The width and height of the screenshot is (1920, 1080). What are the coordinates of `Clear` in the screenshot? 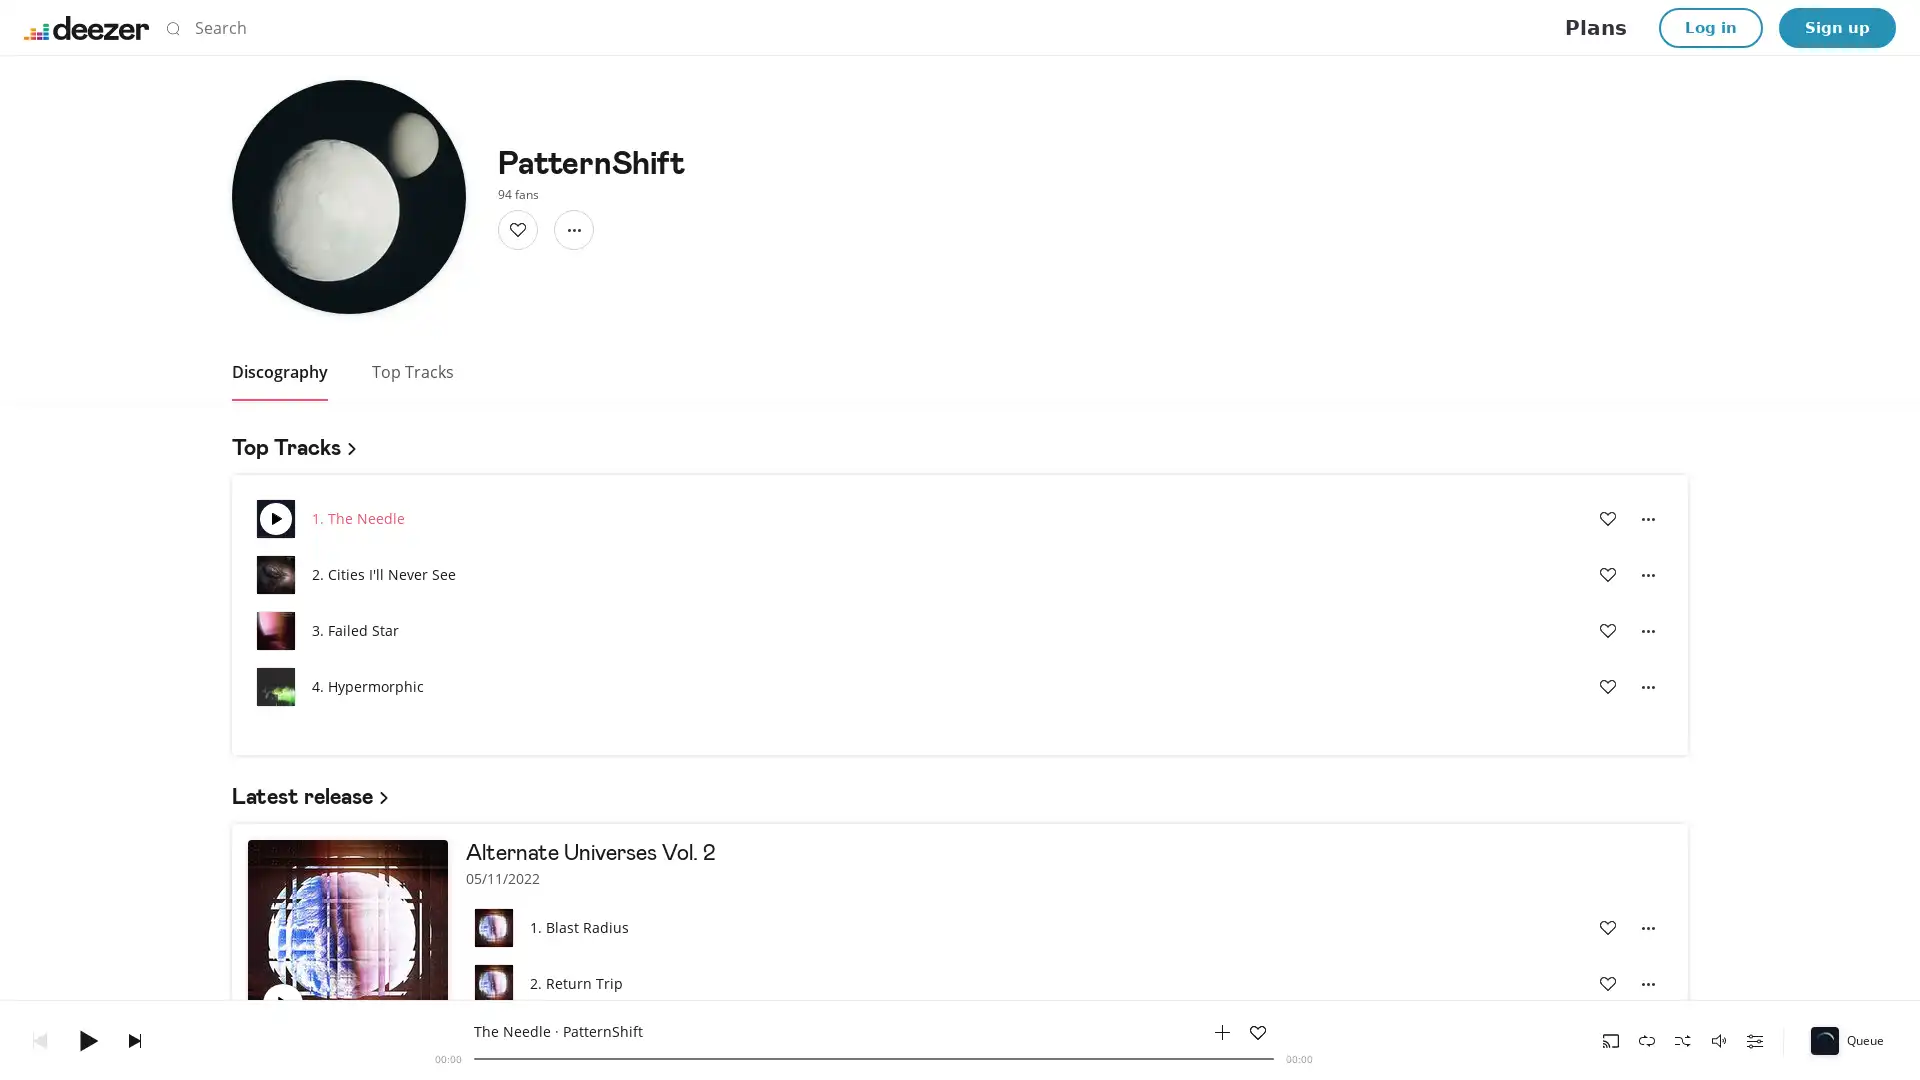 It's located at (1275, 27).